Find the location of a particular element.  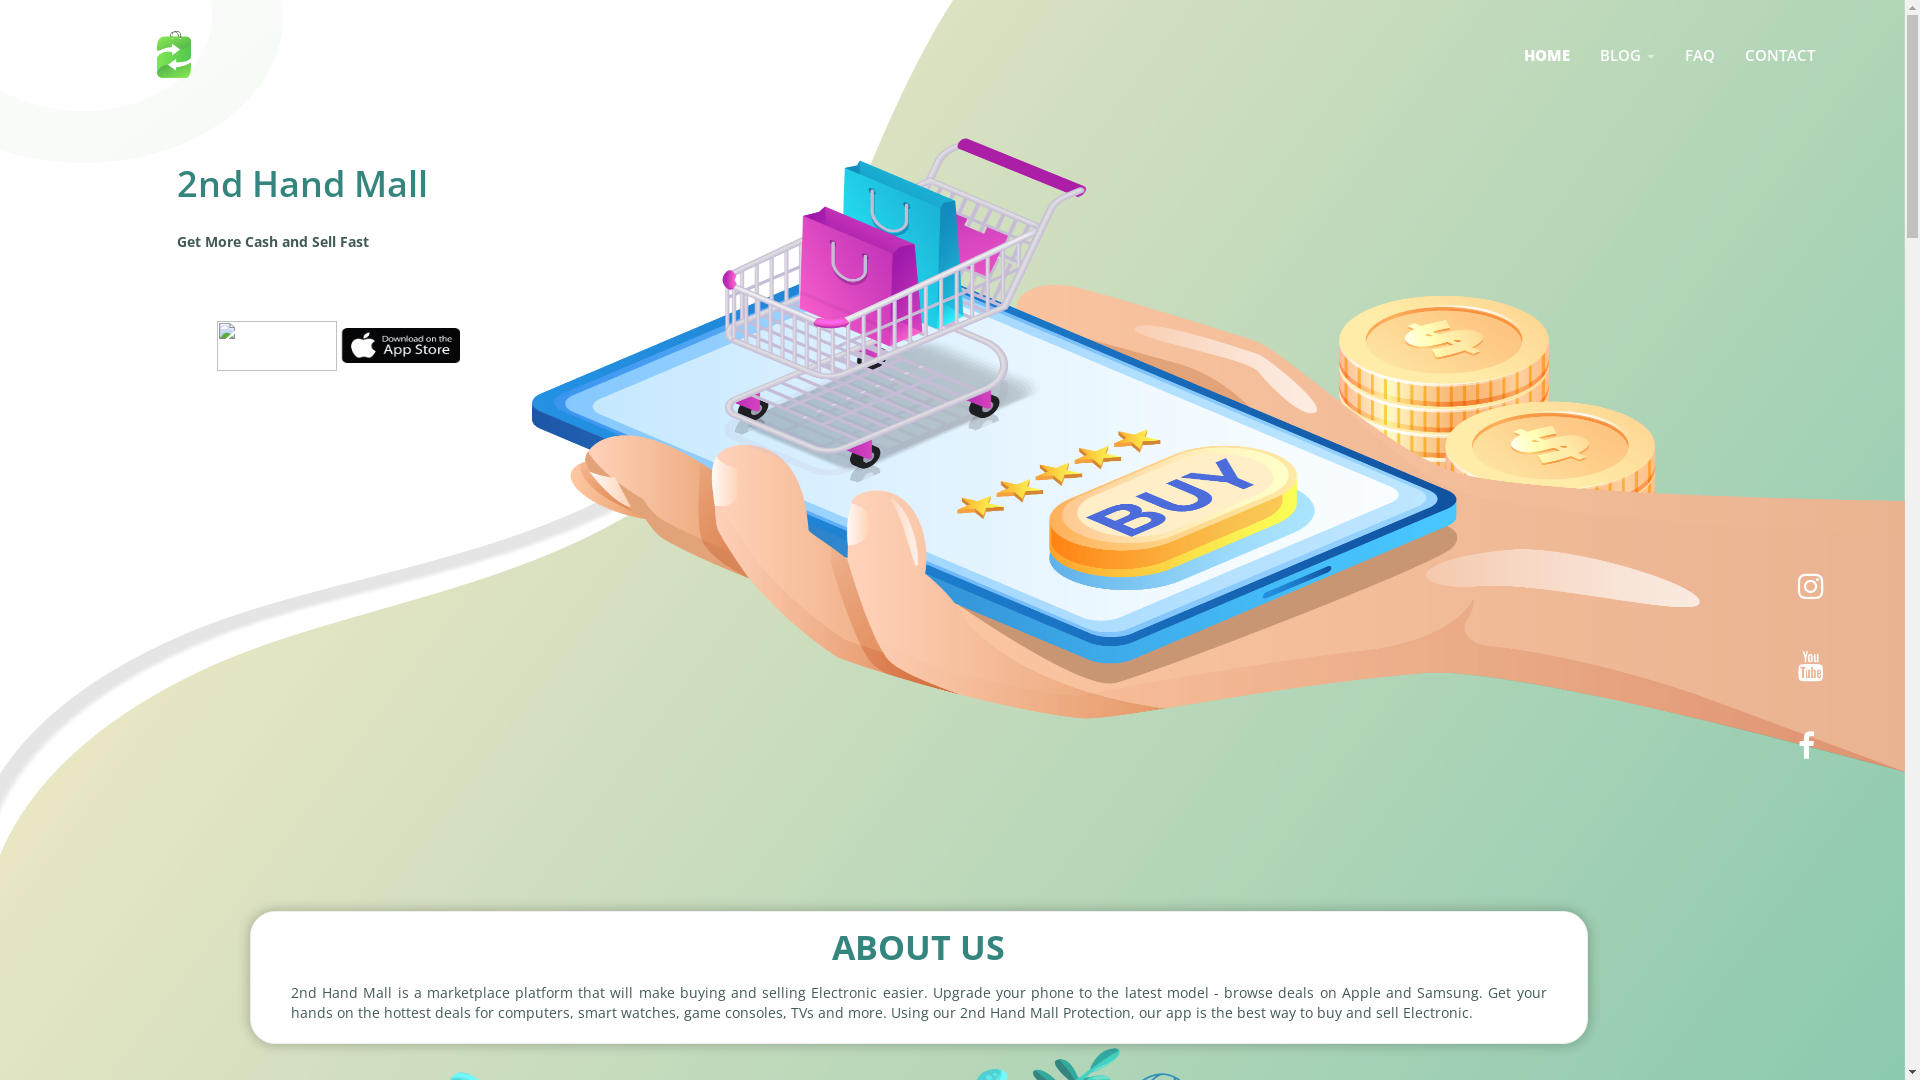

'HOME' is located at coordinates (1545, 53).